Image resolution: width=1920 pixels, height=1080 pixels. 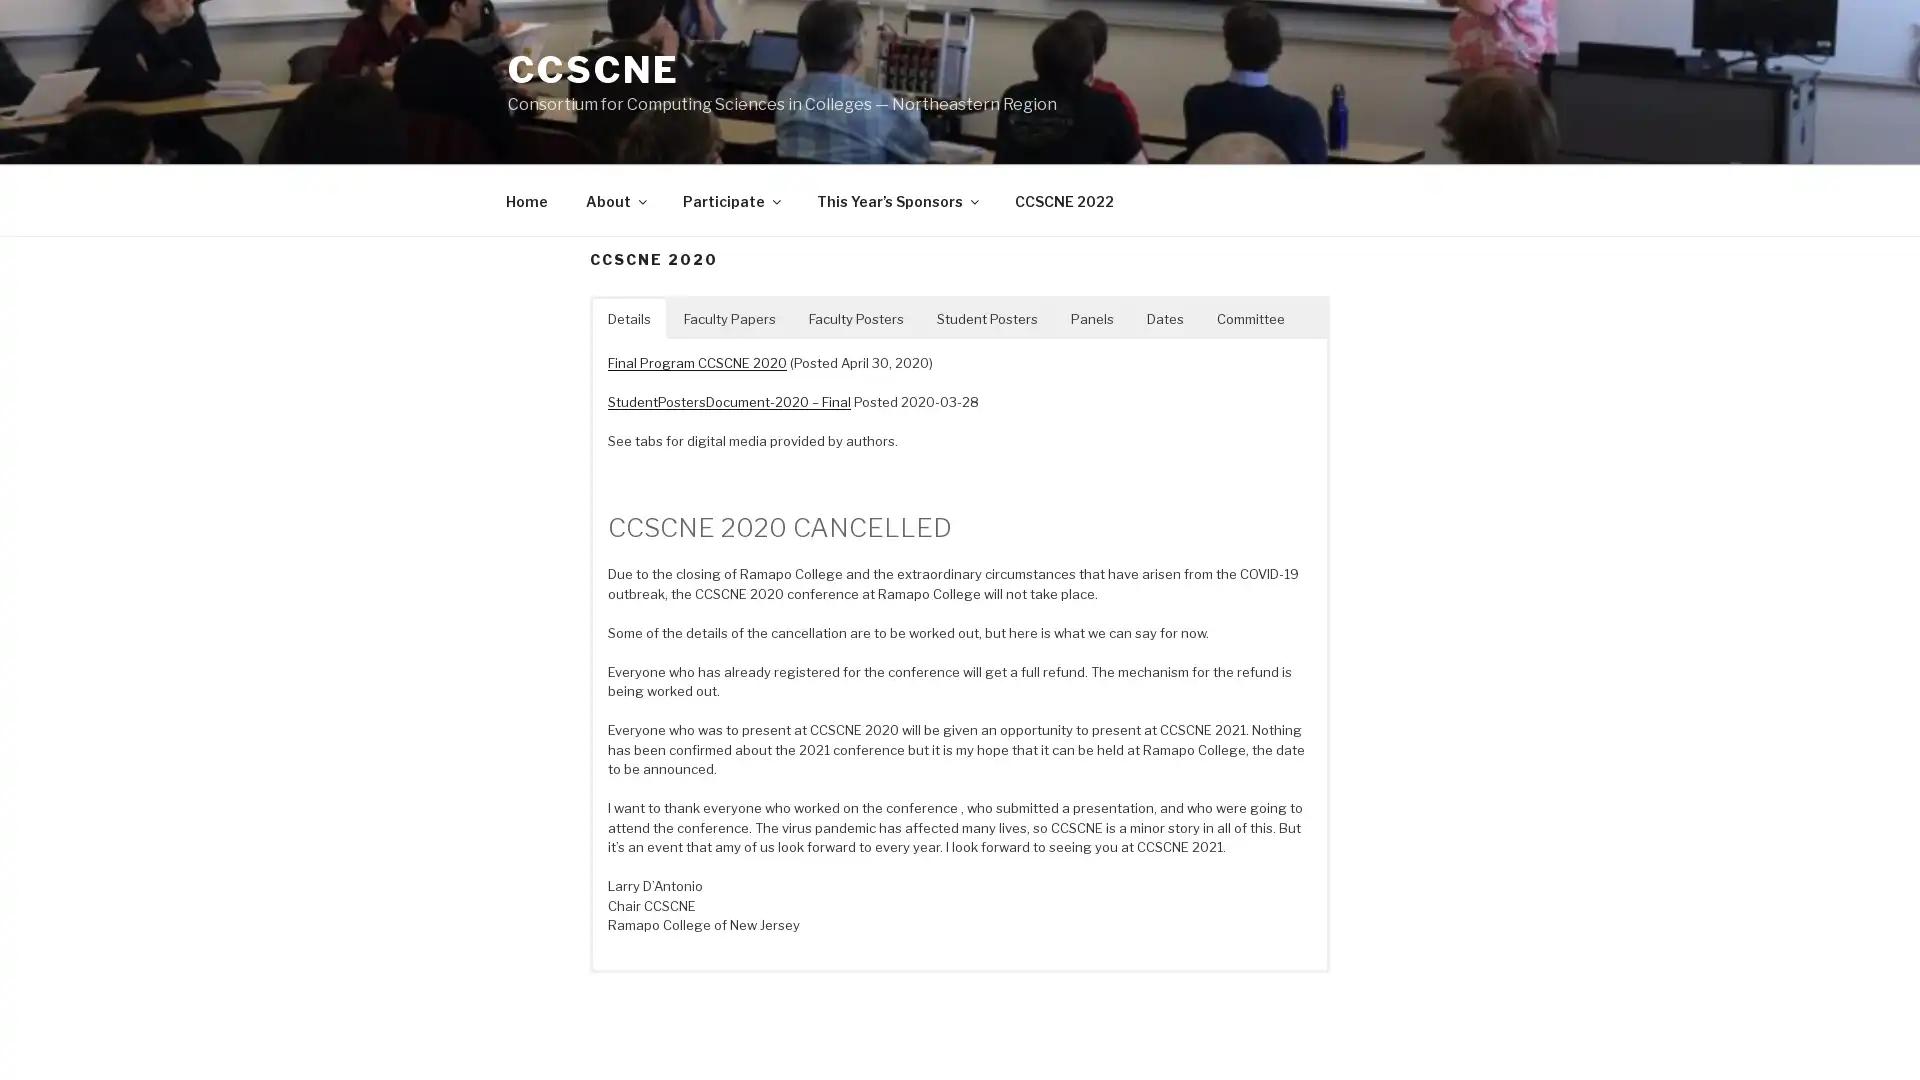 What do you see at coordinates (987, 316) in the screenshot?
I see `Student Posters` at bounding box center [987, 316].